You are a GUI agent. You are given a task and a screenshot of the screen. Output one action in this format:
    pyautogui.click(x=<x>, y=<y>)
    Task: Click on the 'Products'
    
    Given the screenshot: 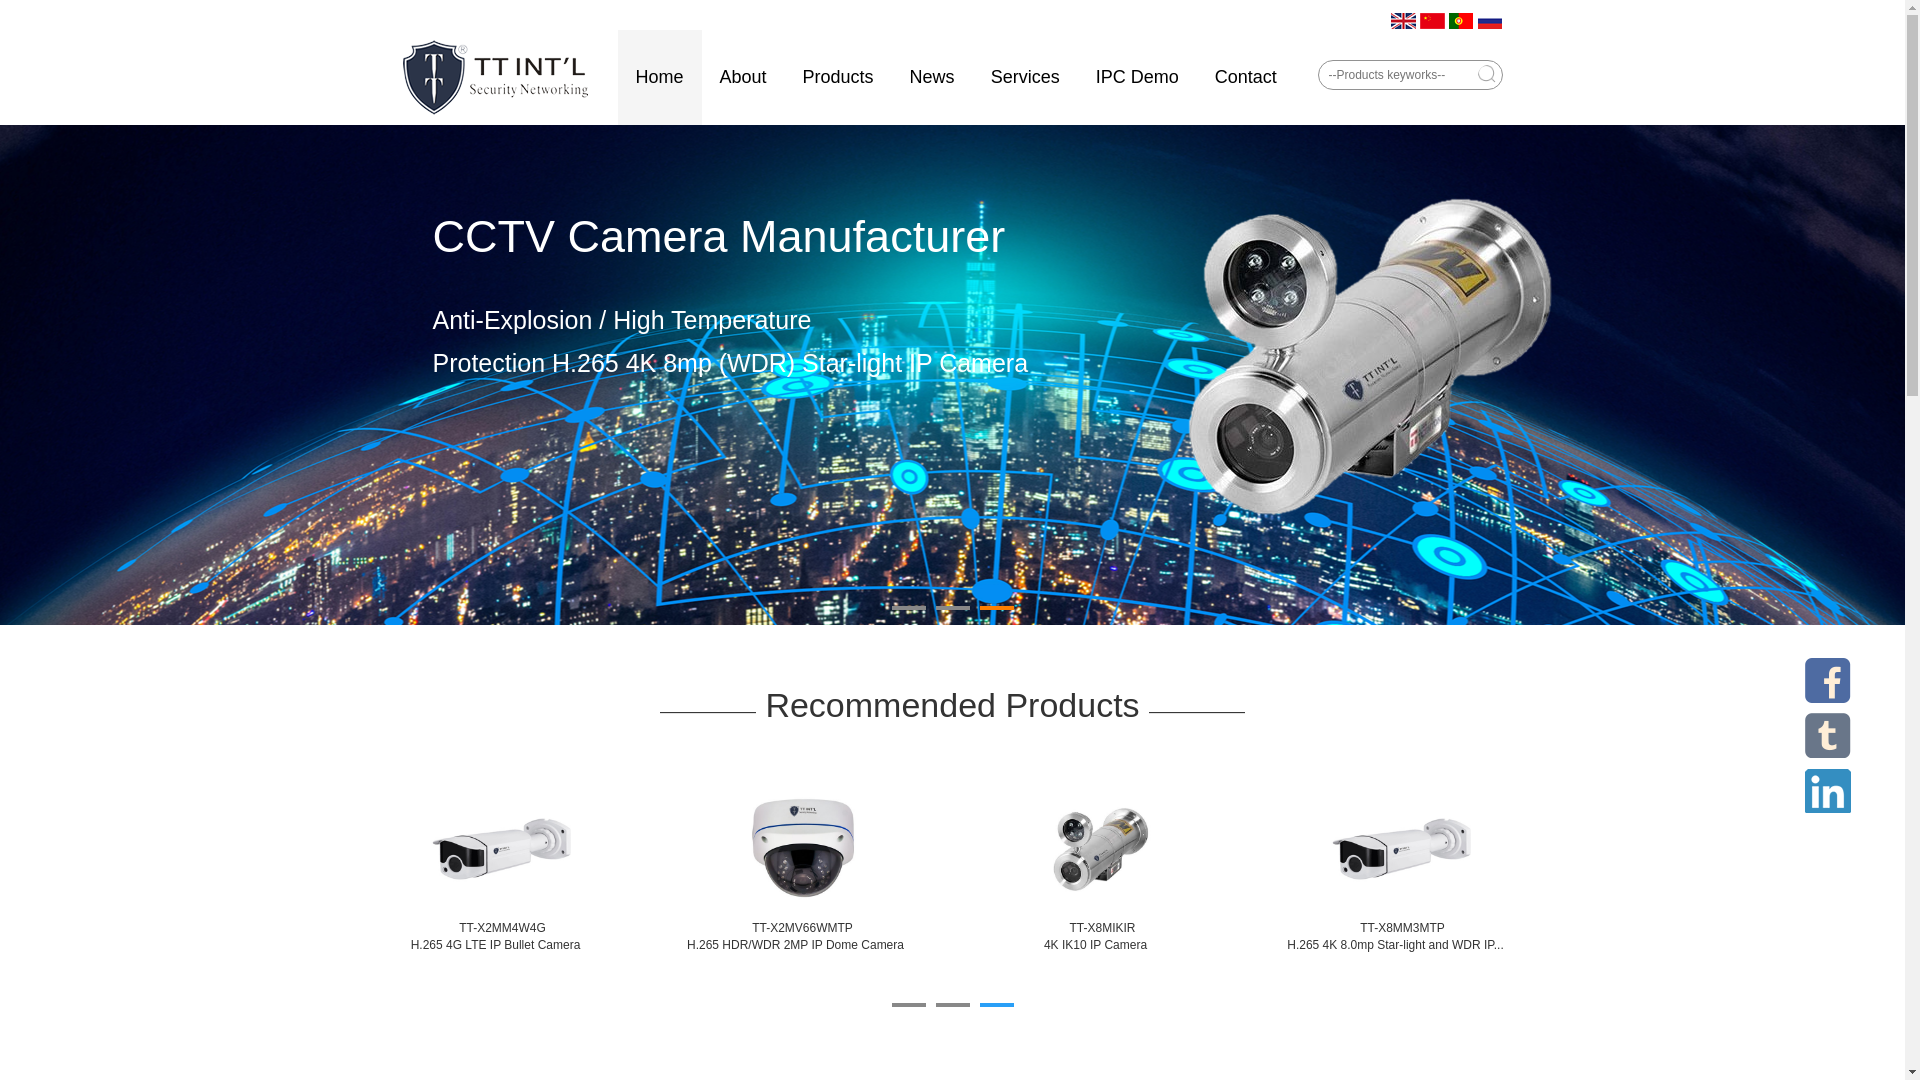 What is the action you would take?
    pyautogui.click(x=838, y=76)
    